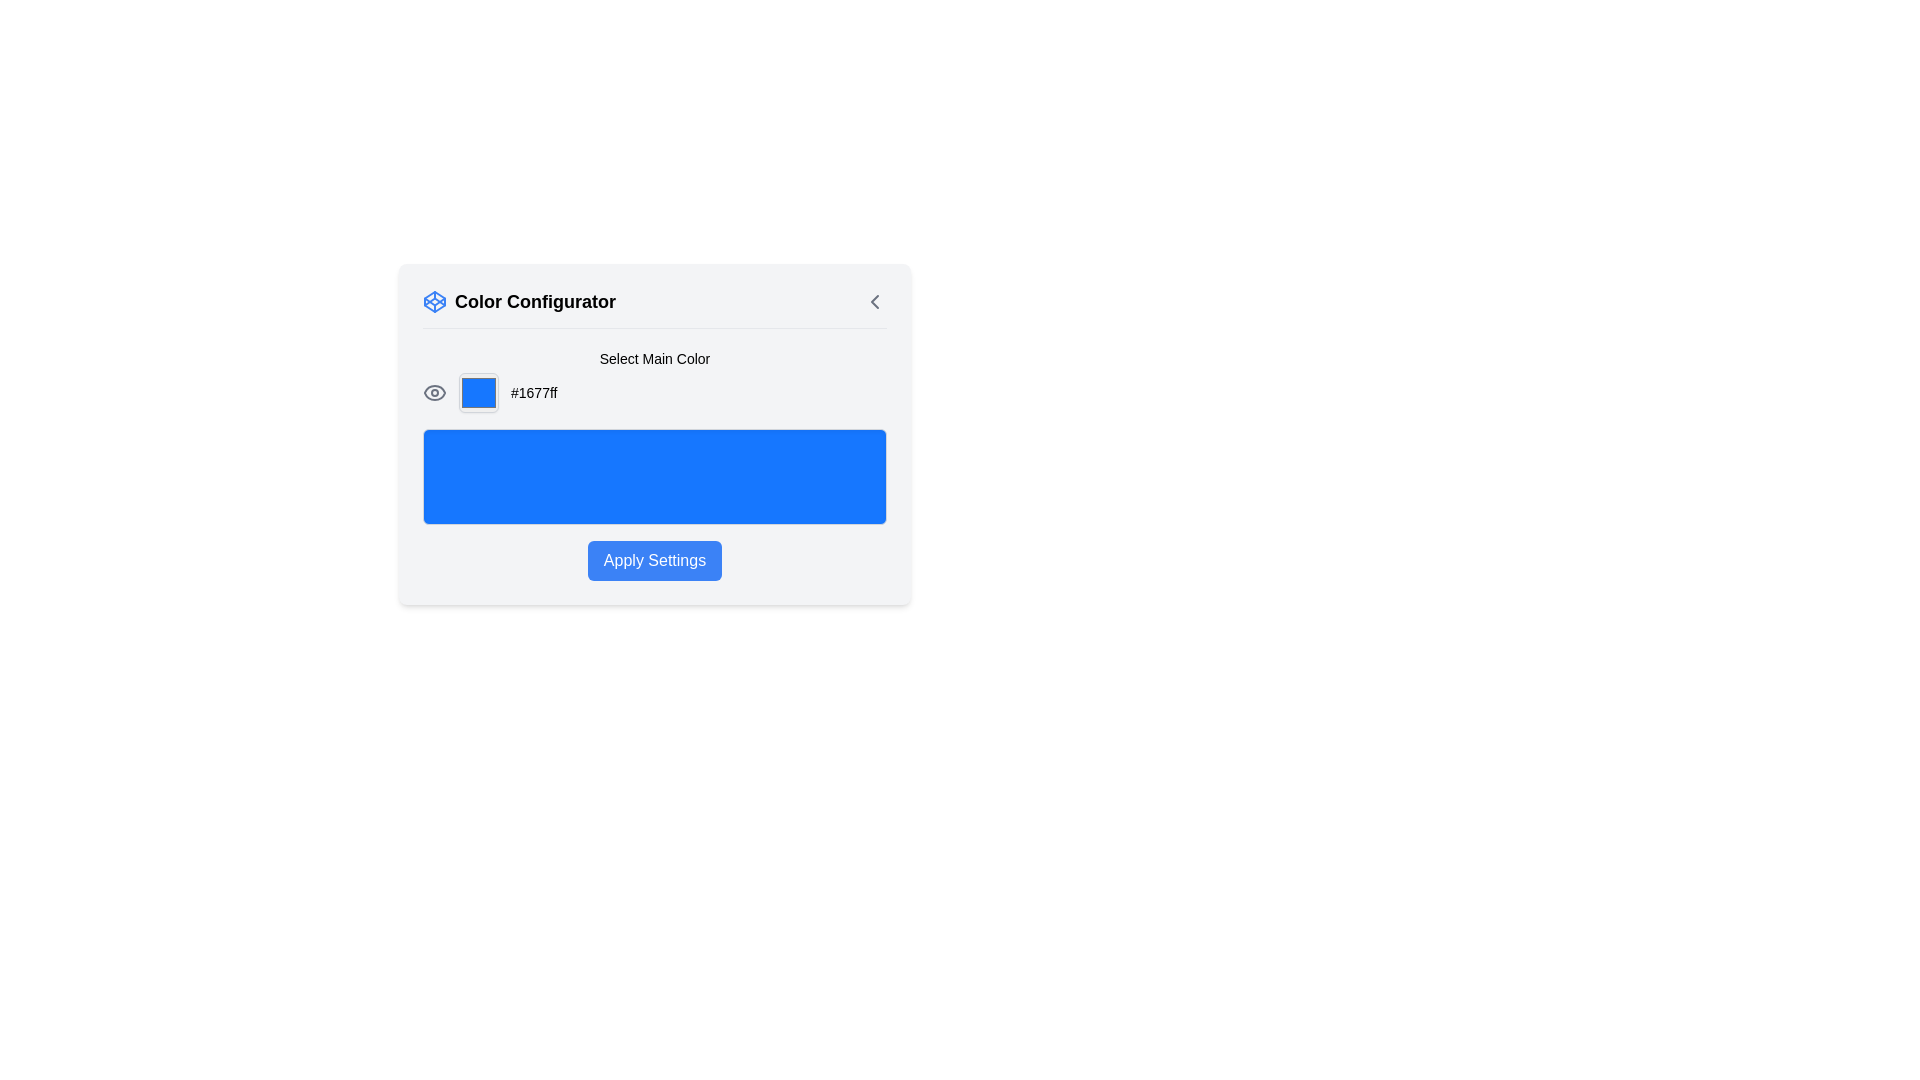 The width and height of the screenshot is (1920, 1080). Describe the element at coordinates (654, 393) in the screenshot. I see `the color selection box in the Color display with information segment located under 'Select Main Color'` at that location.